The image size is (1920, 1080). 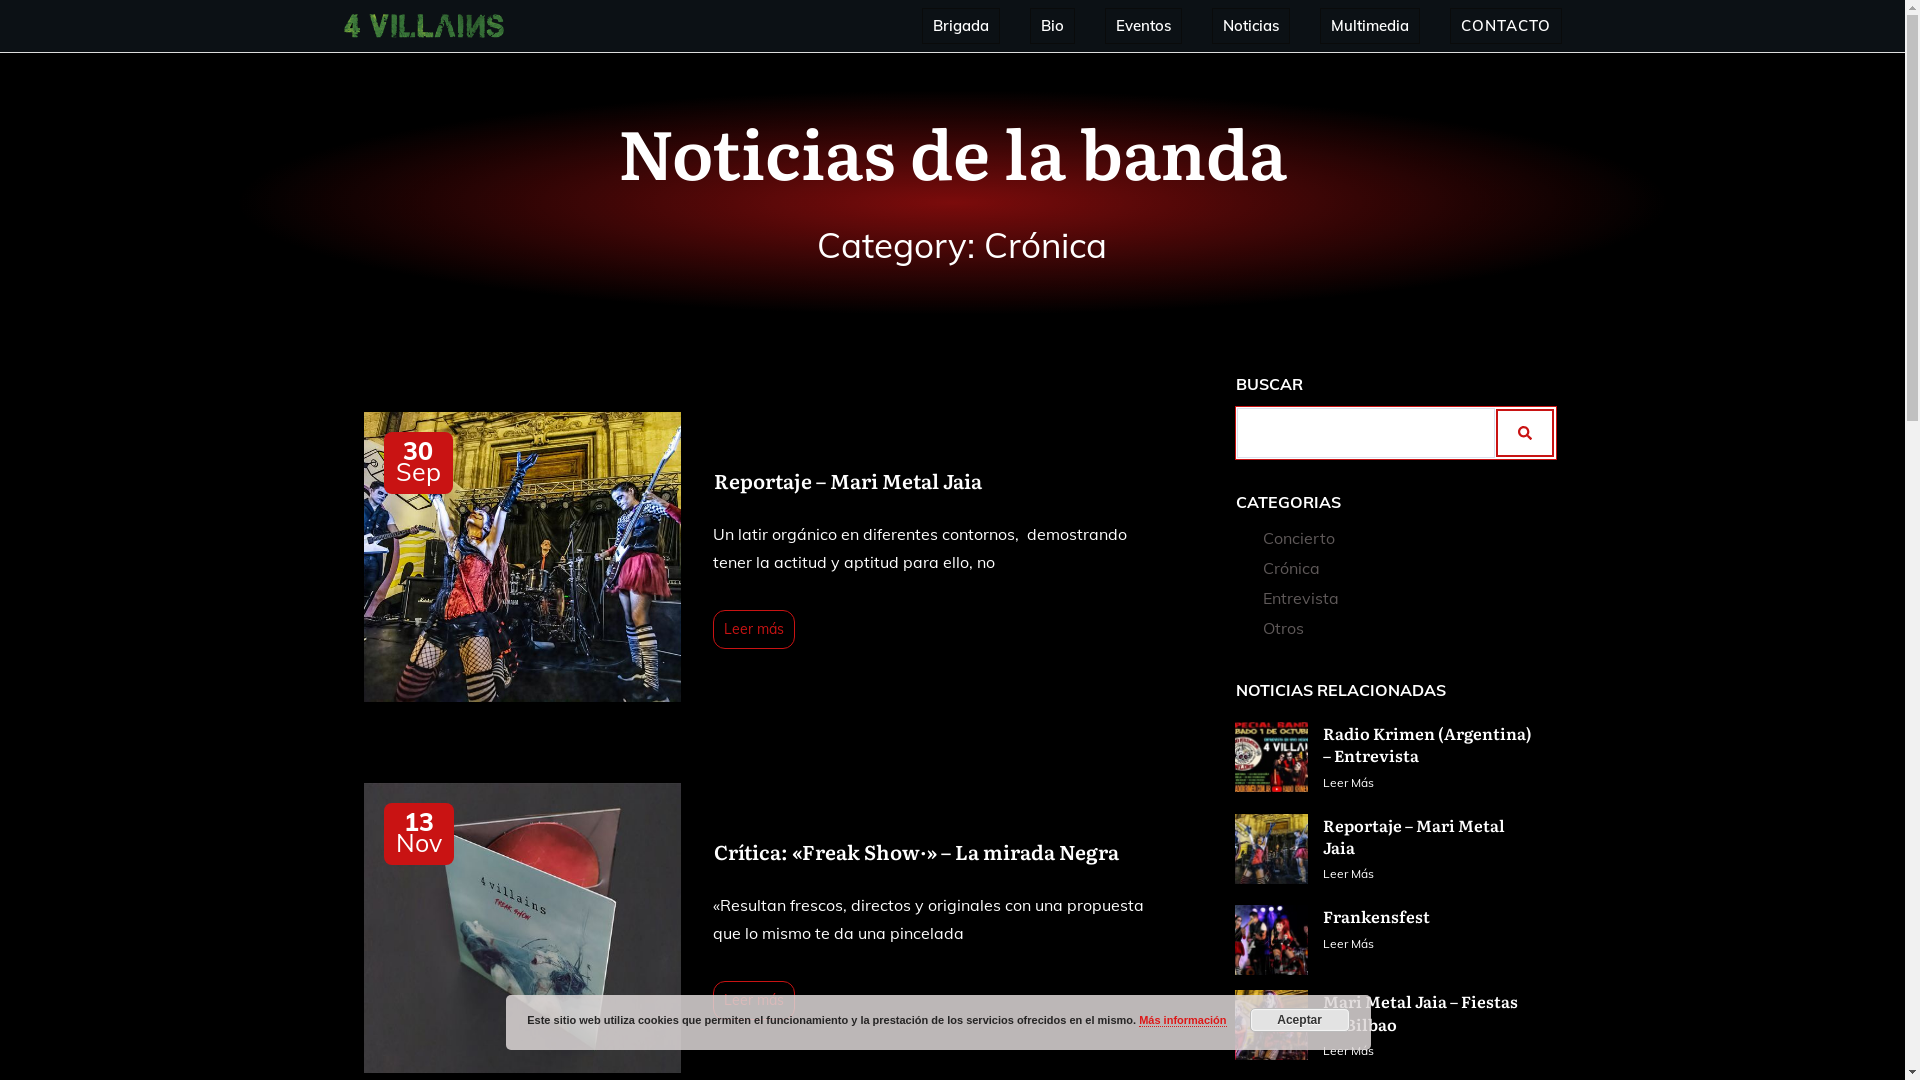 What do you see at coordinates (1143, 26) in the screenshot?
I see `'Eventos'` at bounding box center [1143, 26].